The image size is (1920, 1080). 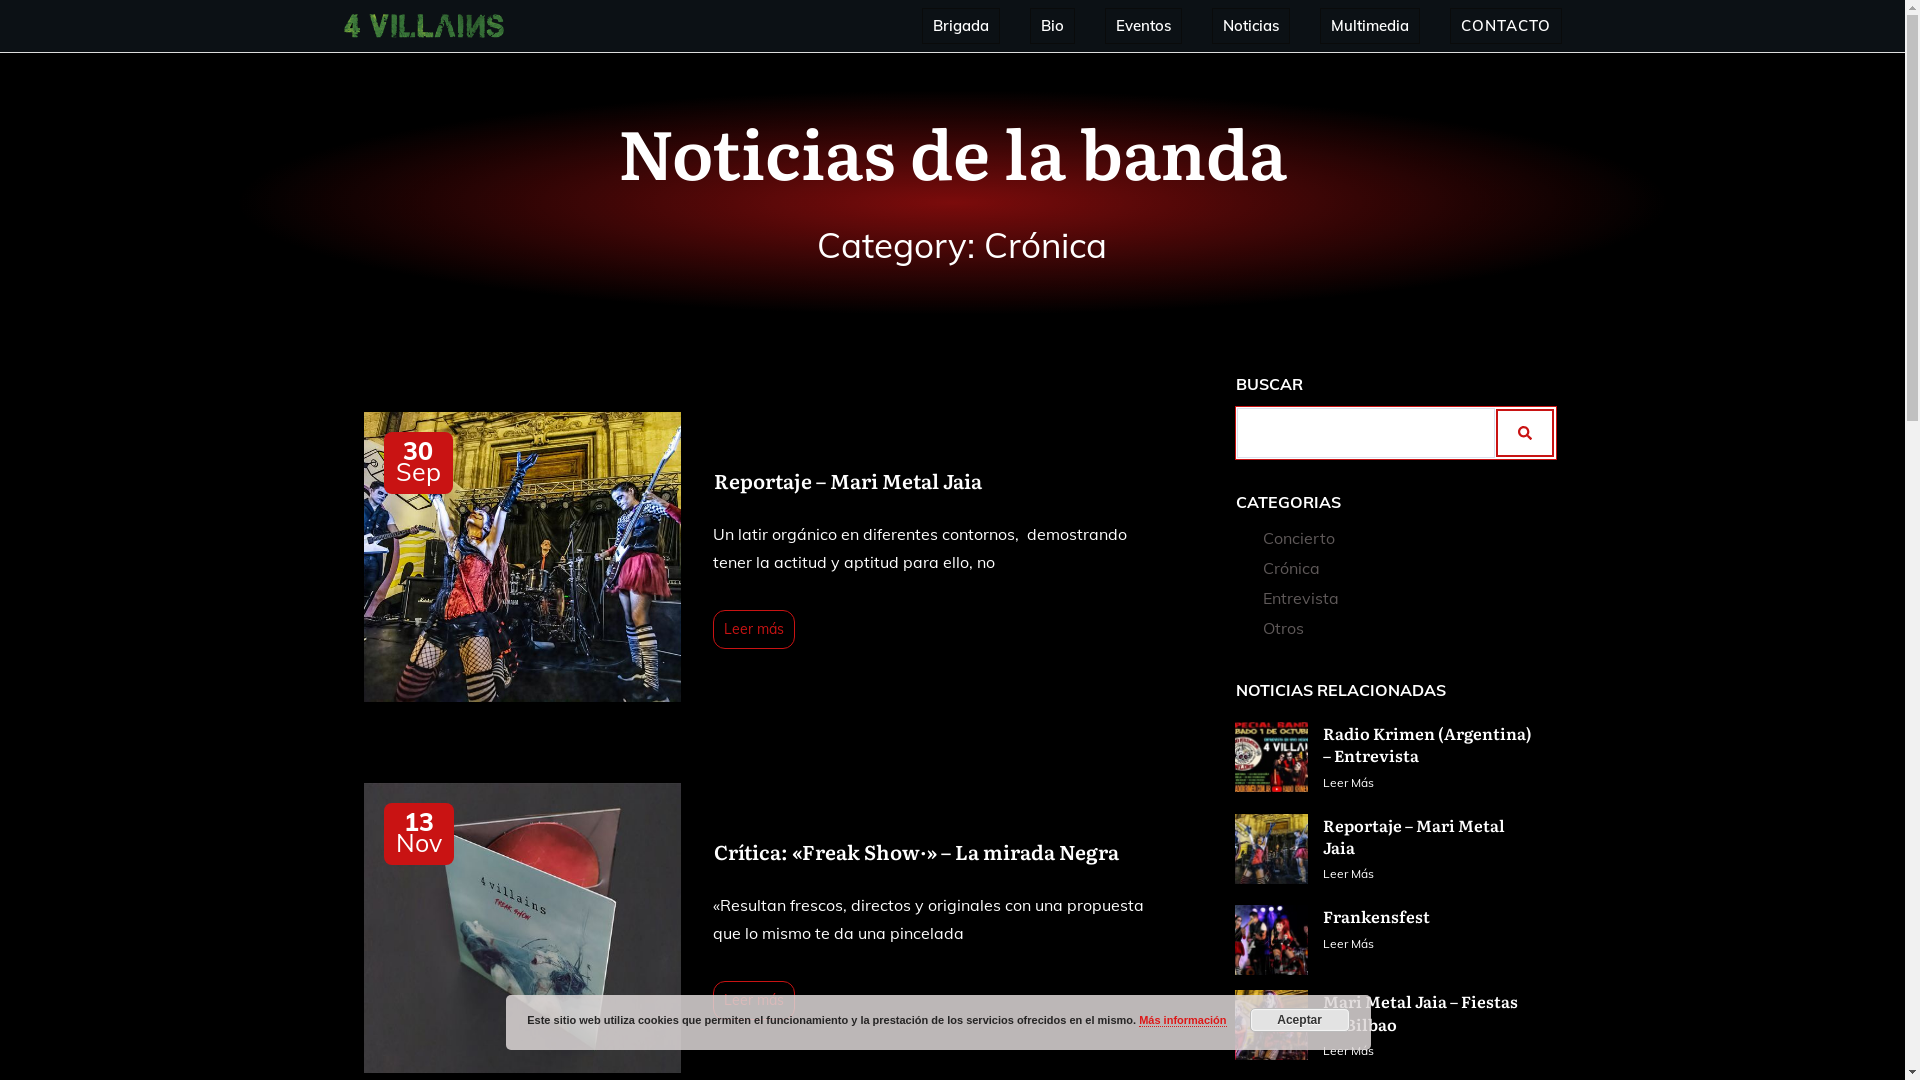 What do you see at coordinates (1143, 26) in the screenshot?
I see `'Eventos'` at bounding box center [1143, 26].